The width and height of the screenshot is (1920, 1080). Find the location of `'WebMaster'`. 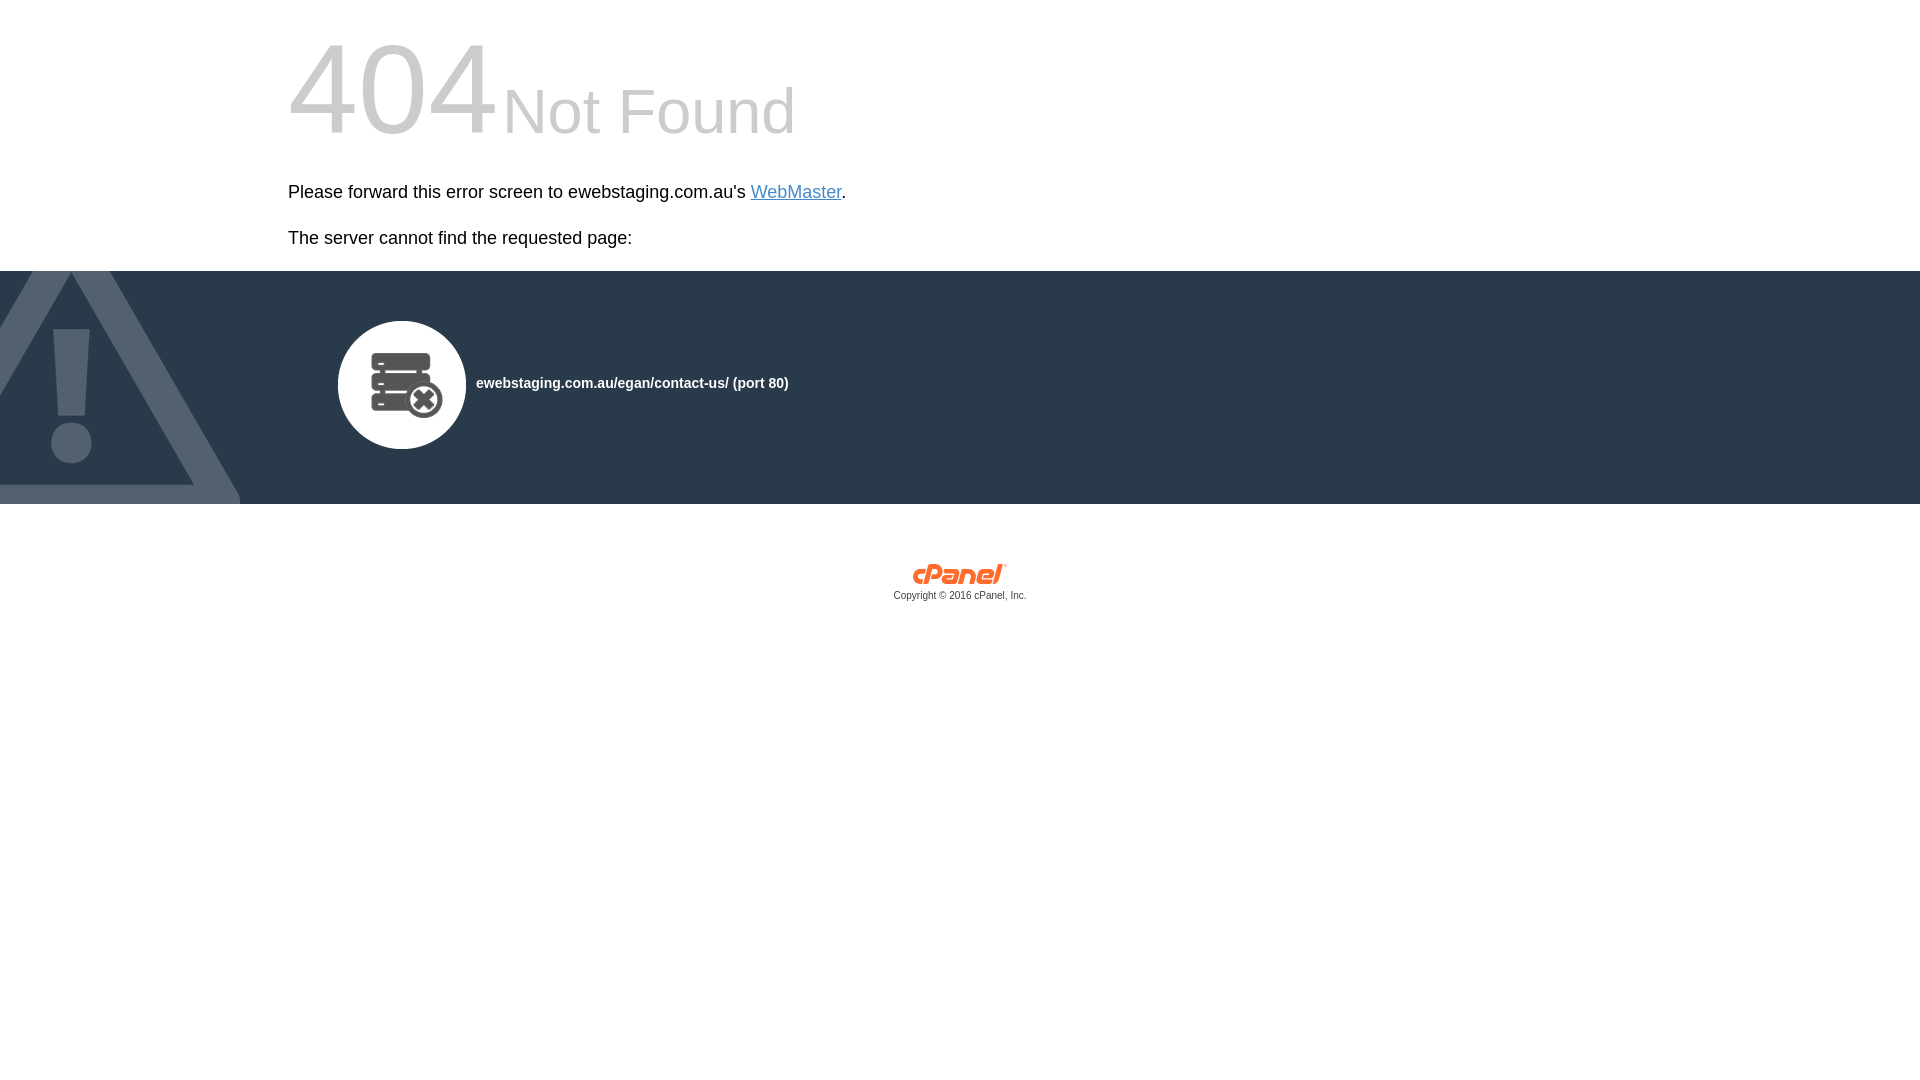

'WebMaster' is located at coordinates (749, 192).